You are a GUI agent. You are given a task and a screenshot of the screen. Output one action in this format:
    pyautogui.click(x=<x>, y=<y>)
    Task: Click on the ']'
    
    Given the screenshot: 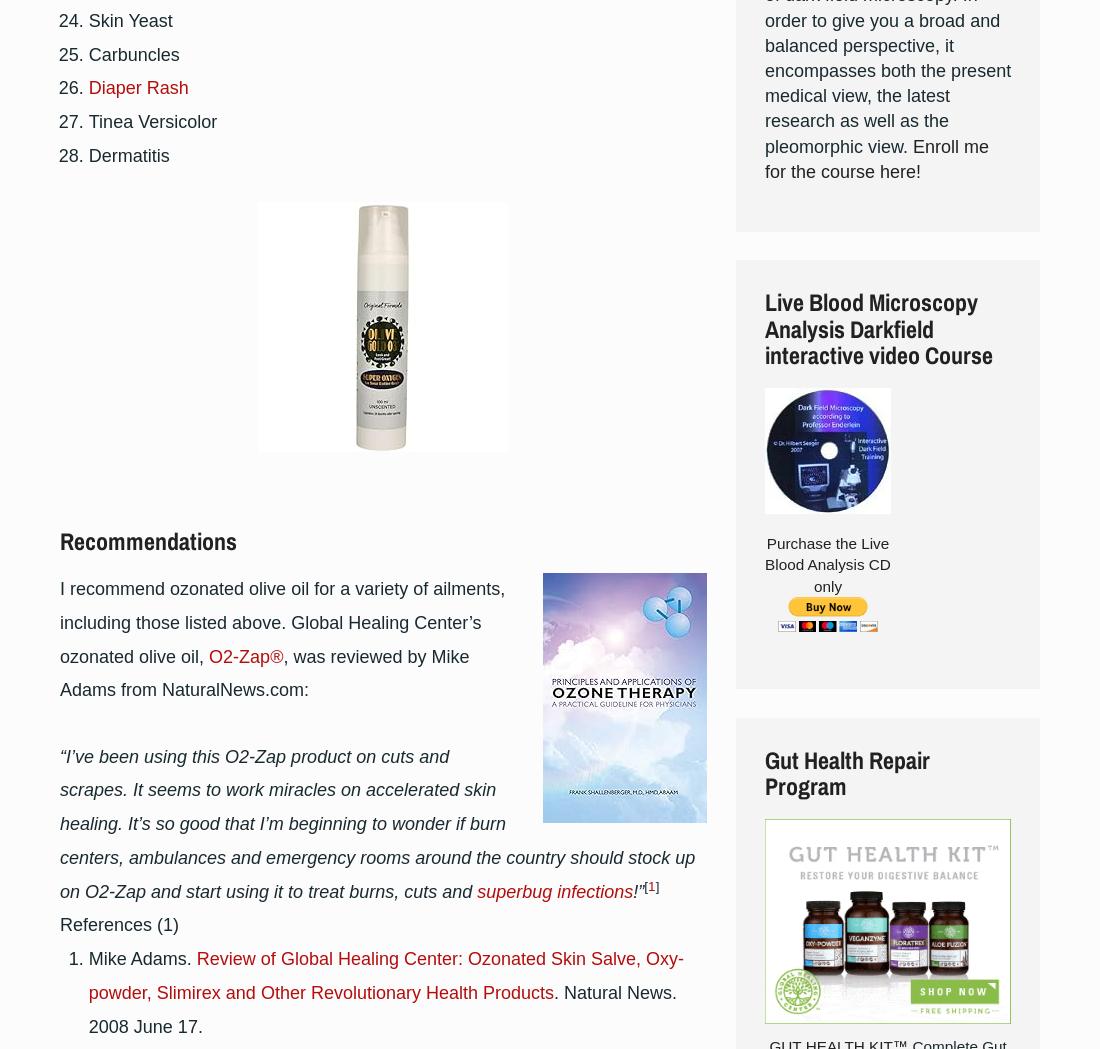 What is the action you would take?
    pyautogui.click(x=657, y=885)
    